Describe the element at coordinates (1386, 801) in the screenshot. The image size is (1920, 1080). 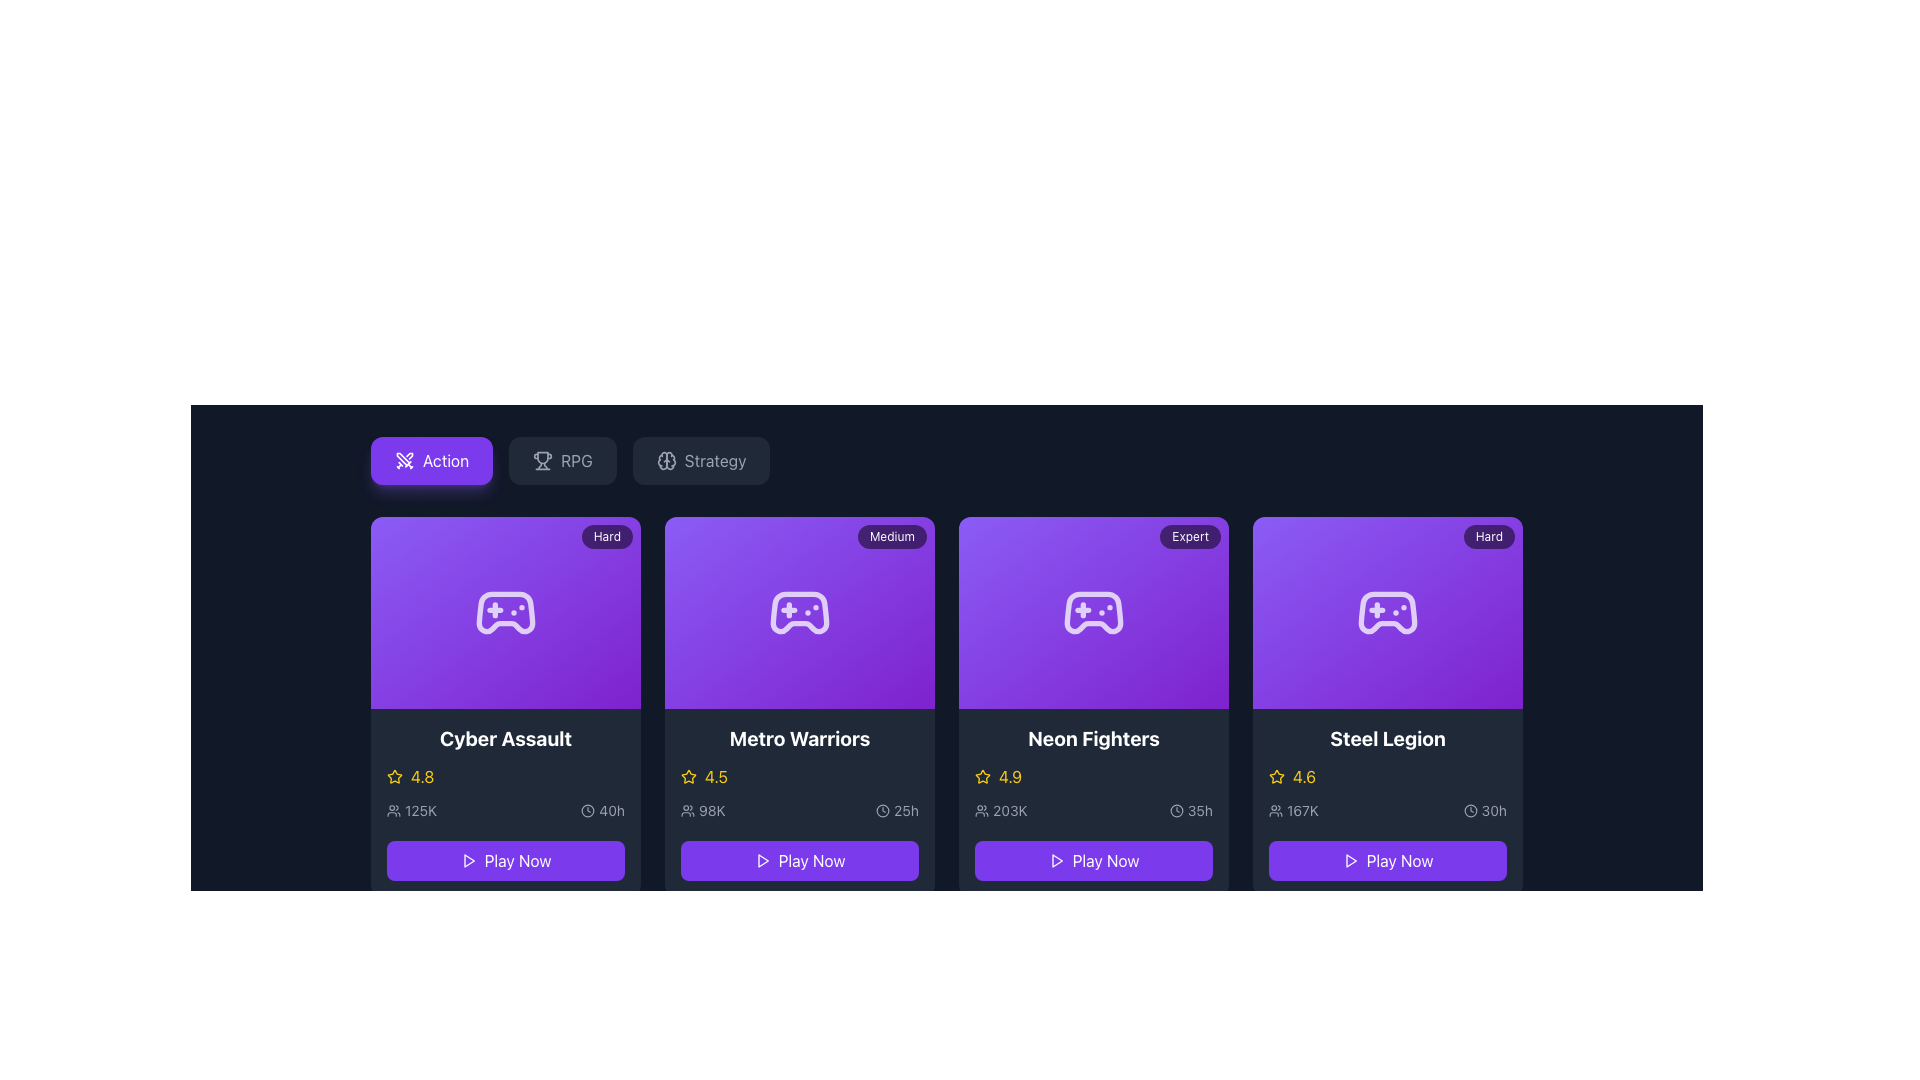
I see `game's rating '4.6' and user statistics '167K' from the Game Information Card titled 'Steel Legion', which is the fourth card in the grid layout and features a 'Hard' difficulty badge in the top-right corner` at that location.